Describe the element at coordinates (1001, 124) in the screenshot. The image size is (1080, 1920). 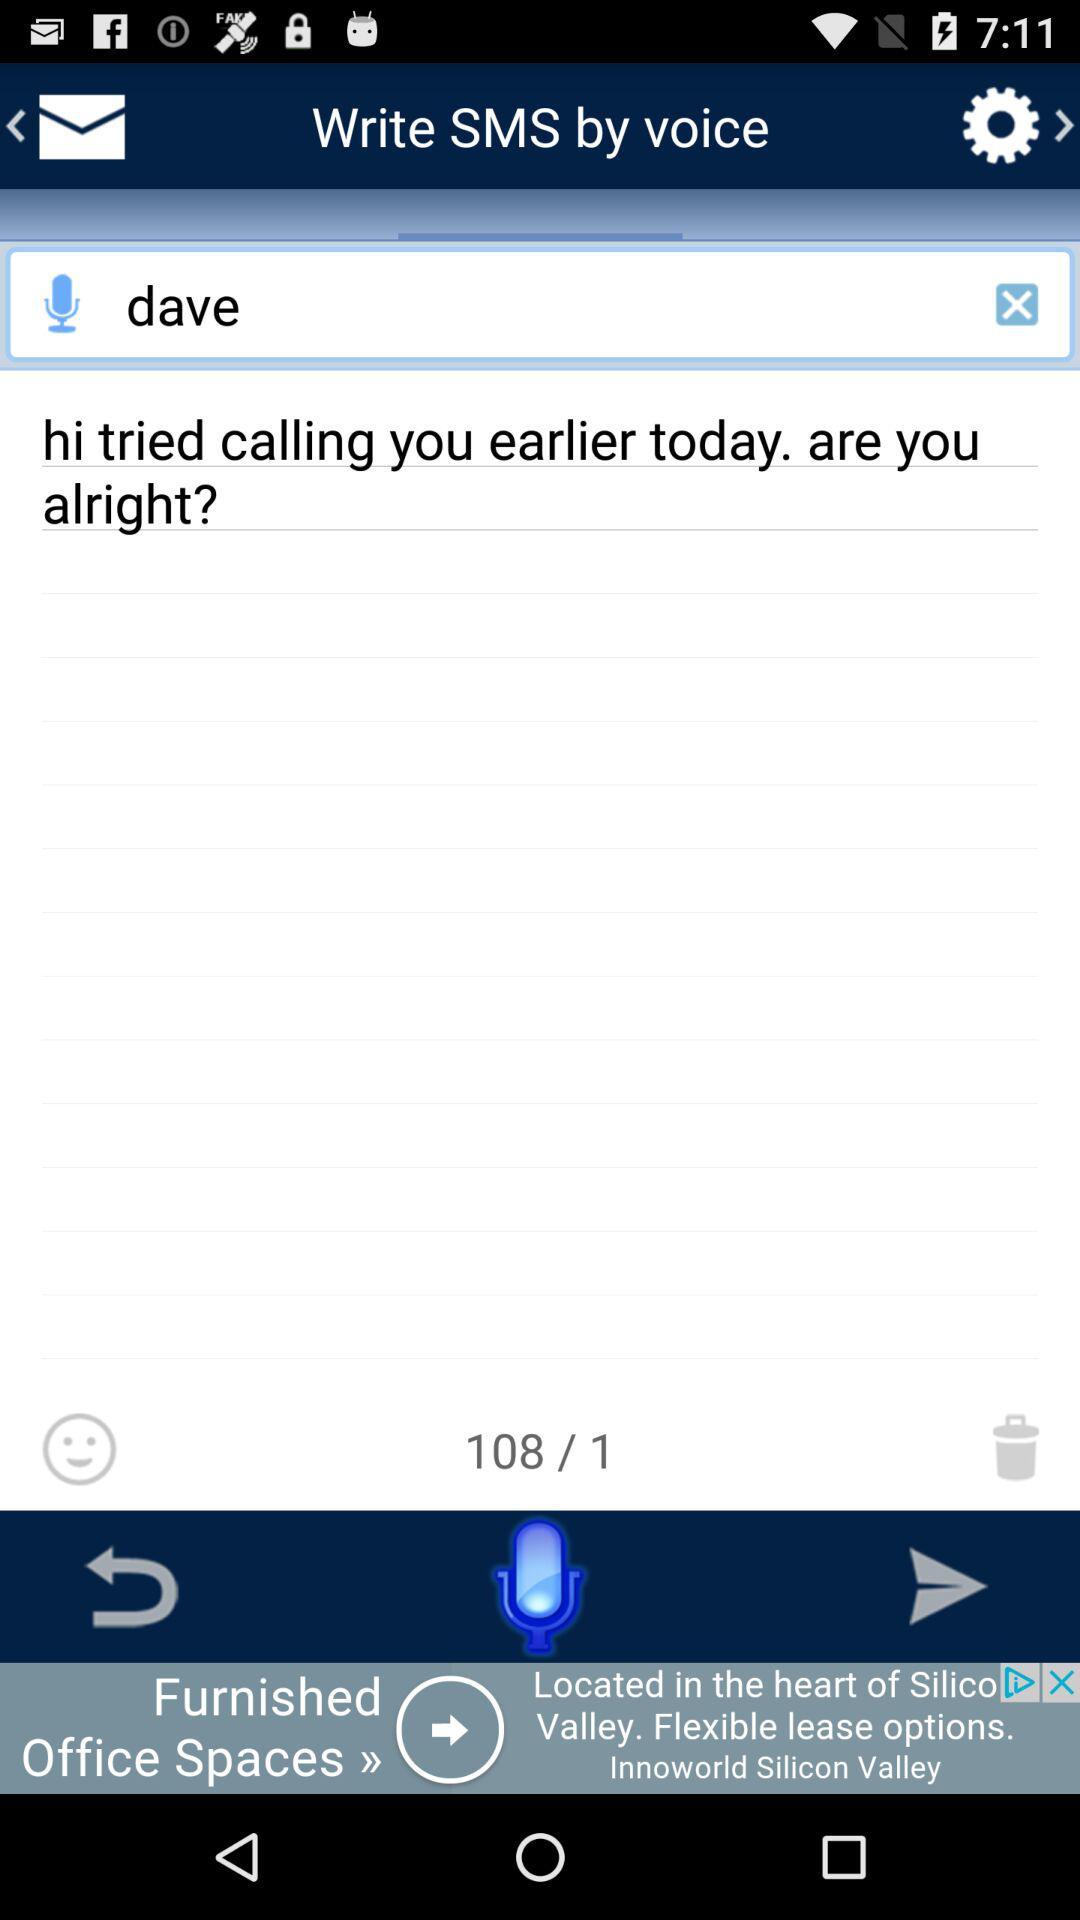
I see `settings` at that location.